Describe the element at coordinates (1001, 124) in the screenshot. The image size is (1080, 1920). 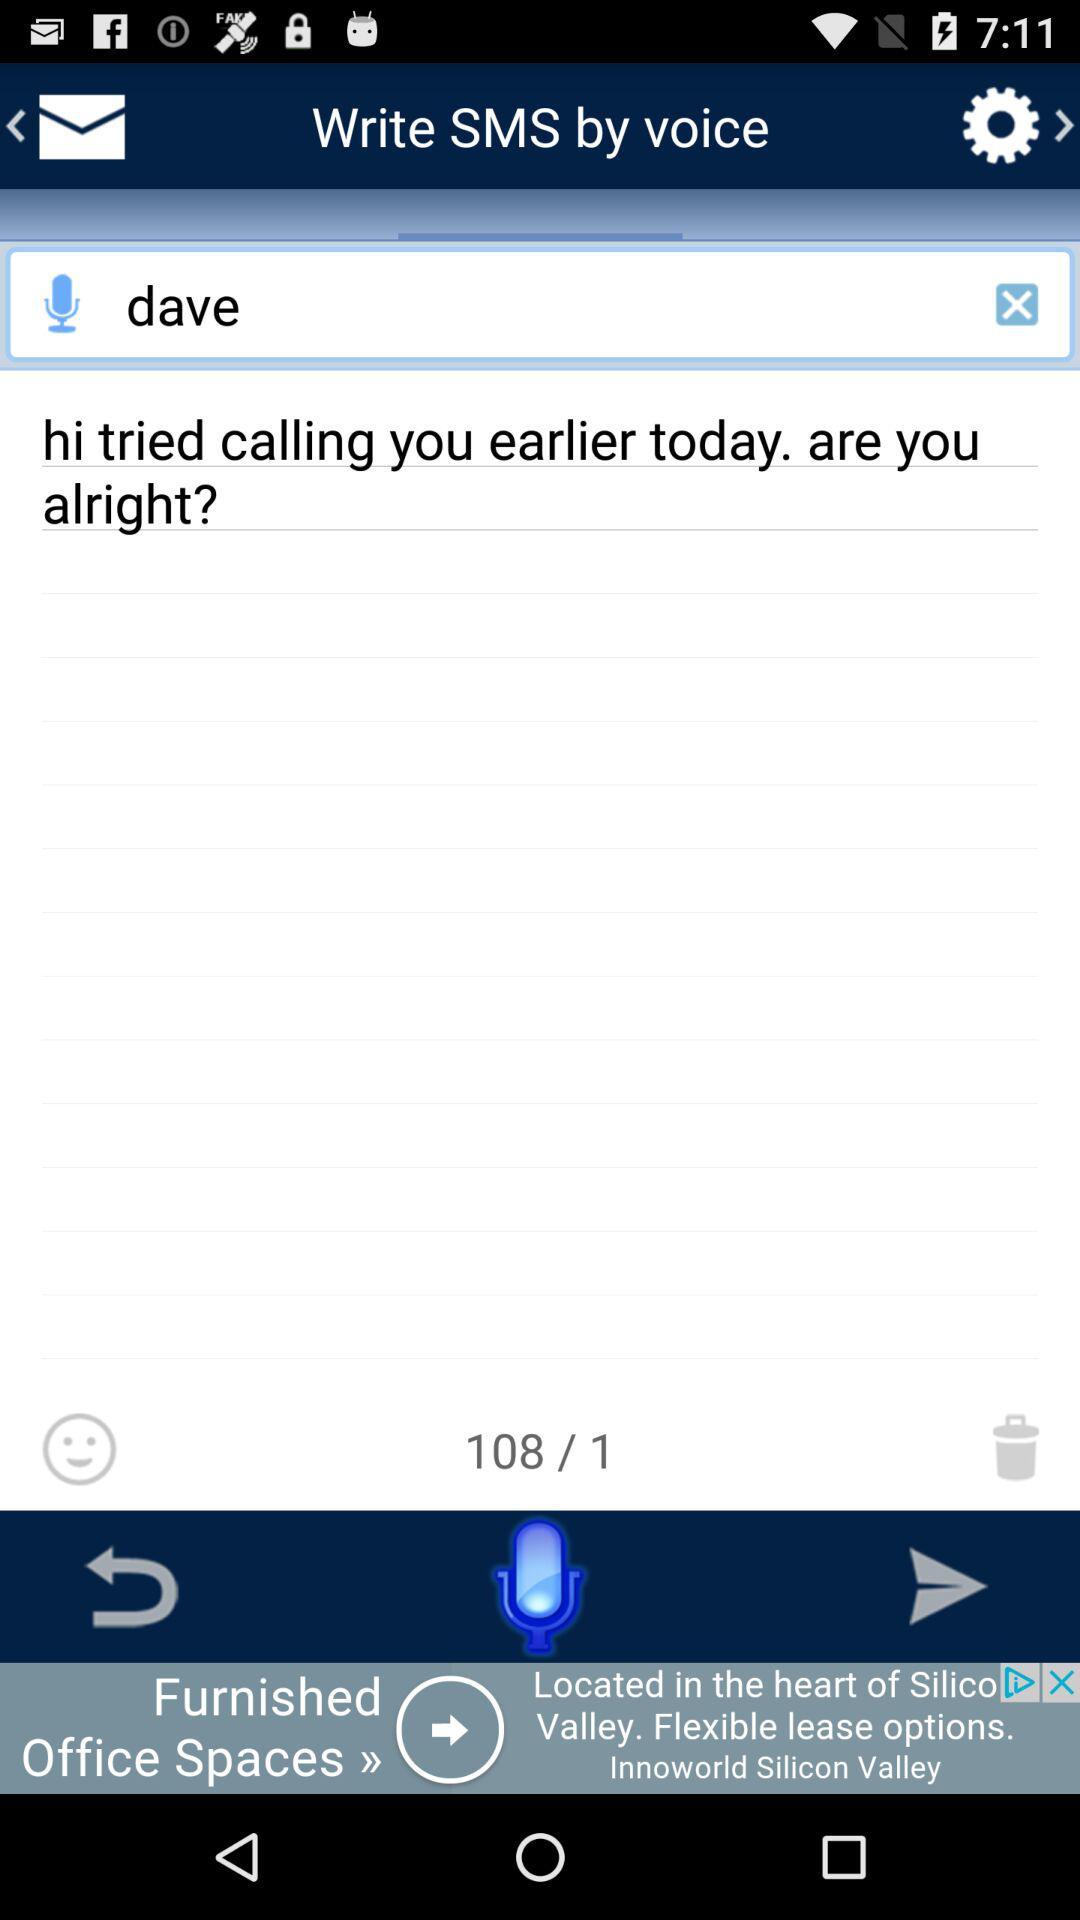
I see `settings` at that location.